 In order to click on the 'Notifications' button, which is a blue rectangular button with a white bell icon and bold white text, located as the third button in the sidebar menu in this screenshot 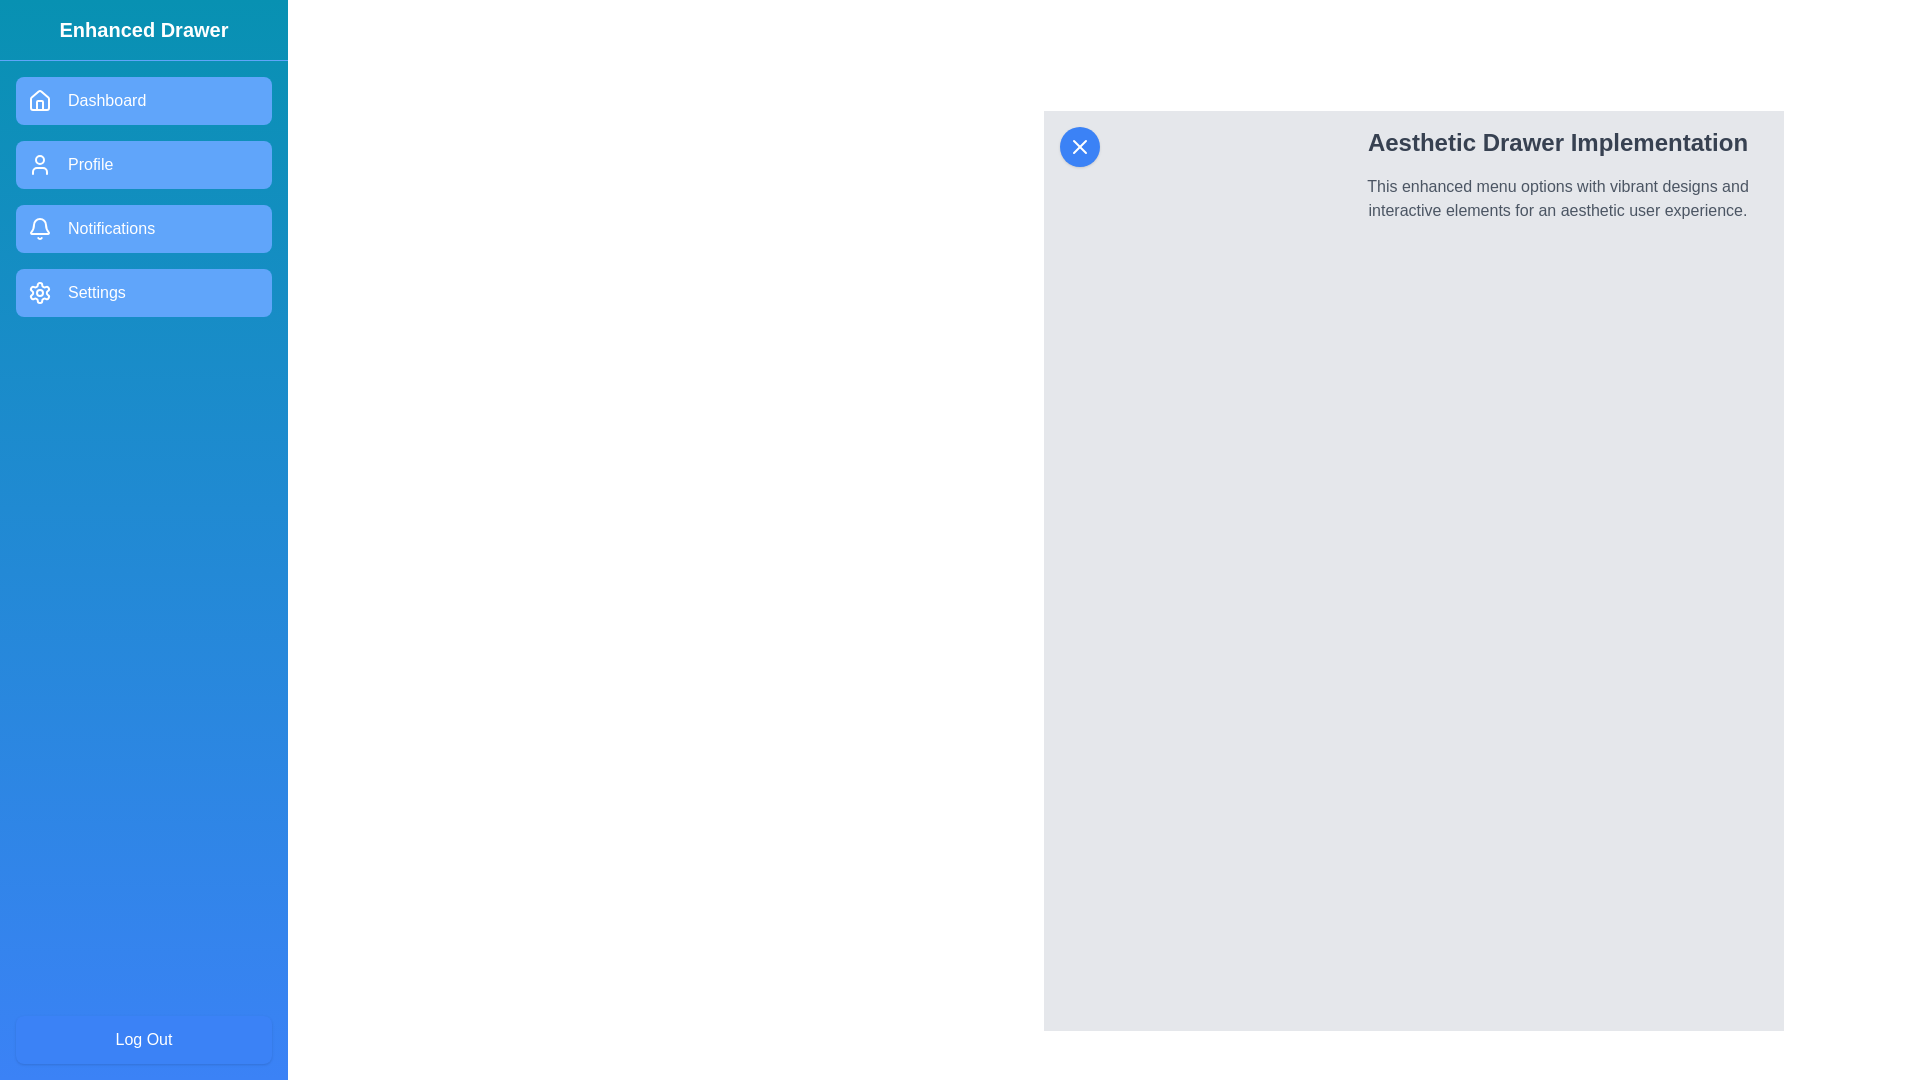, I will do `click(143, 227)`.